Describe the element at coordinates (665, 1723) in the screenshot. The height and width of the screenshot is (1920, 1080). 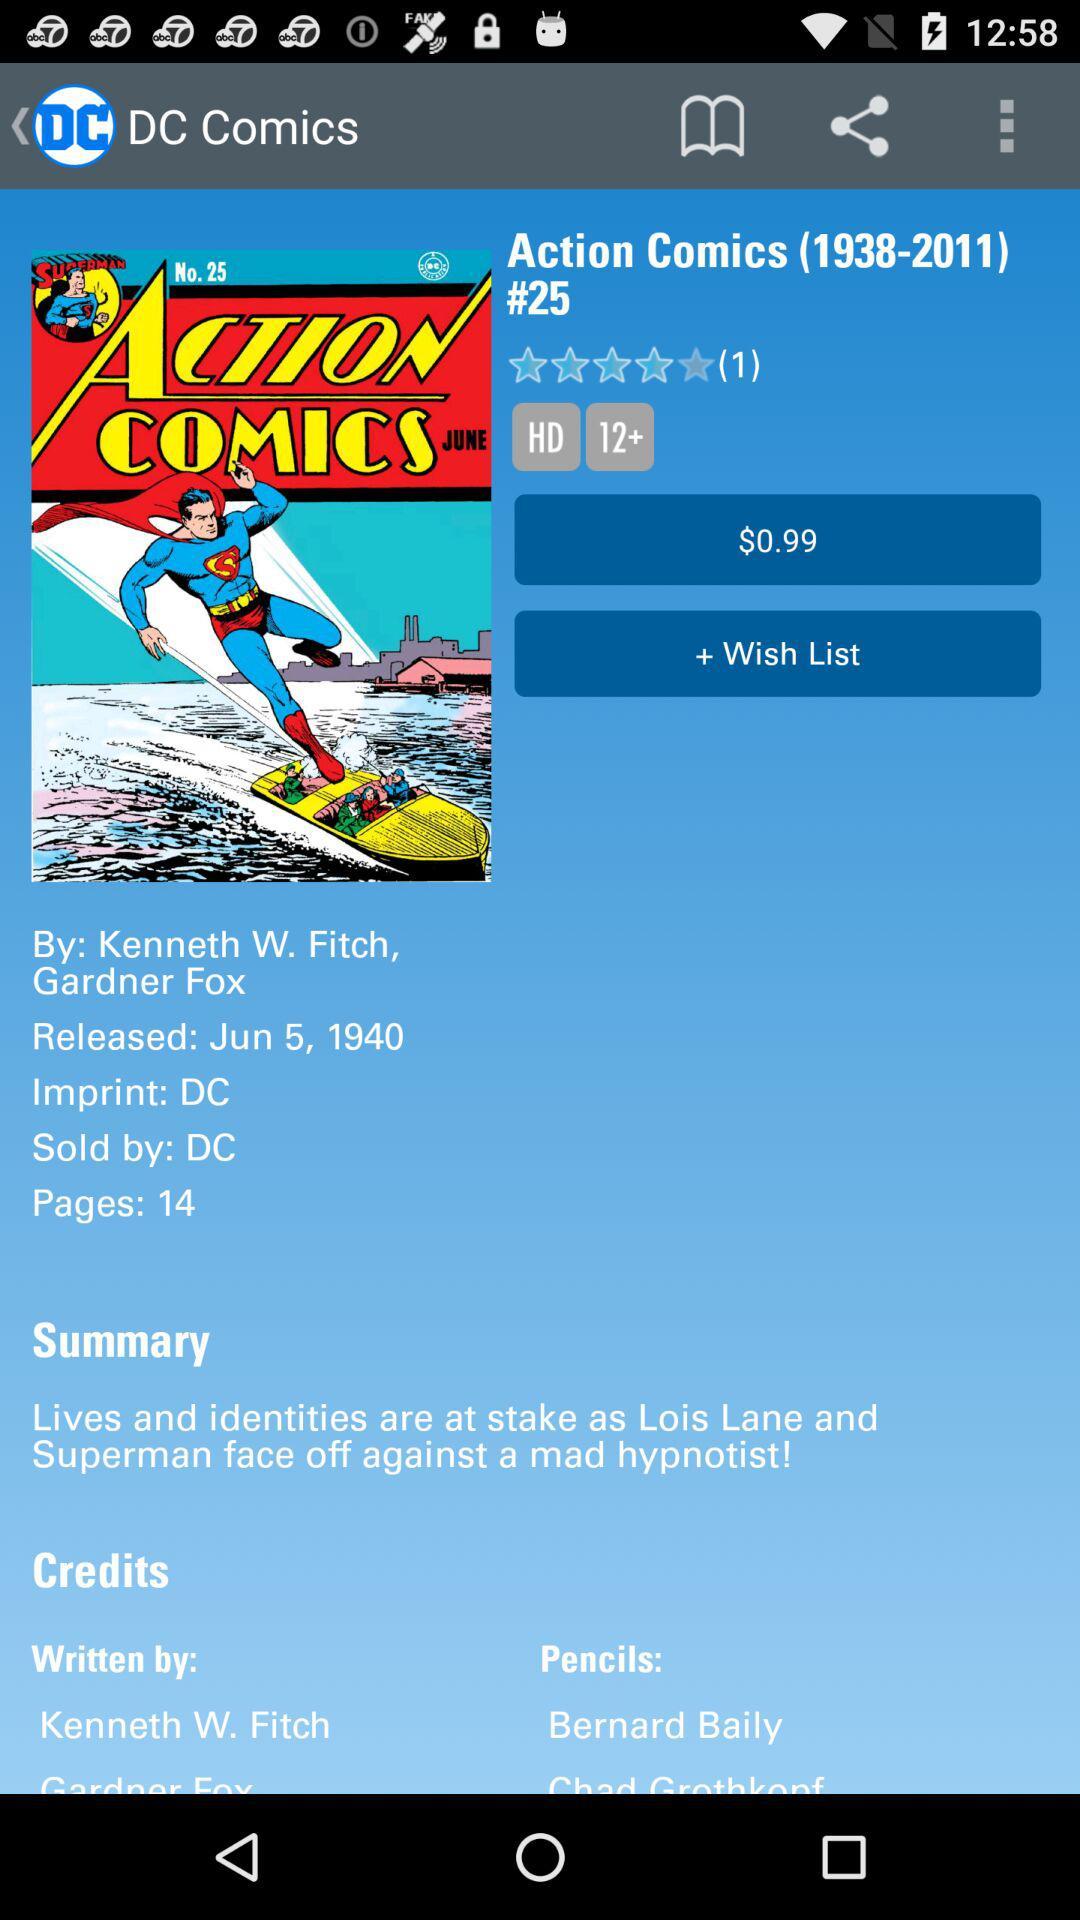
I see `the item to the right of the kenneth w. fitch item` at that location.